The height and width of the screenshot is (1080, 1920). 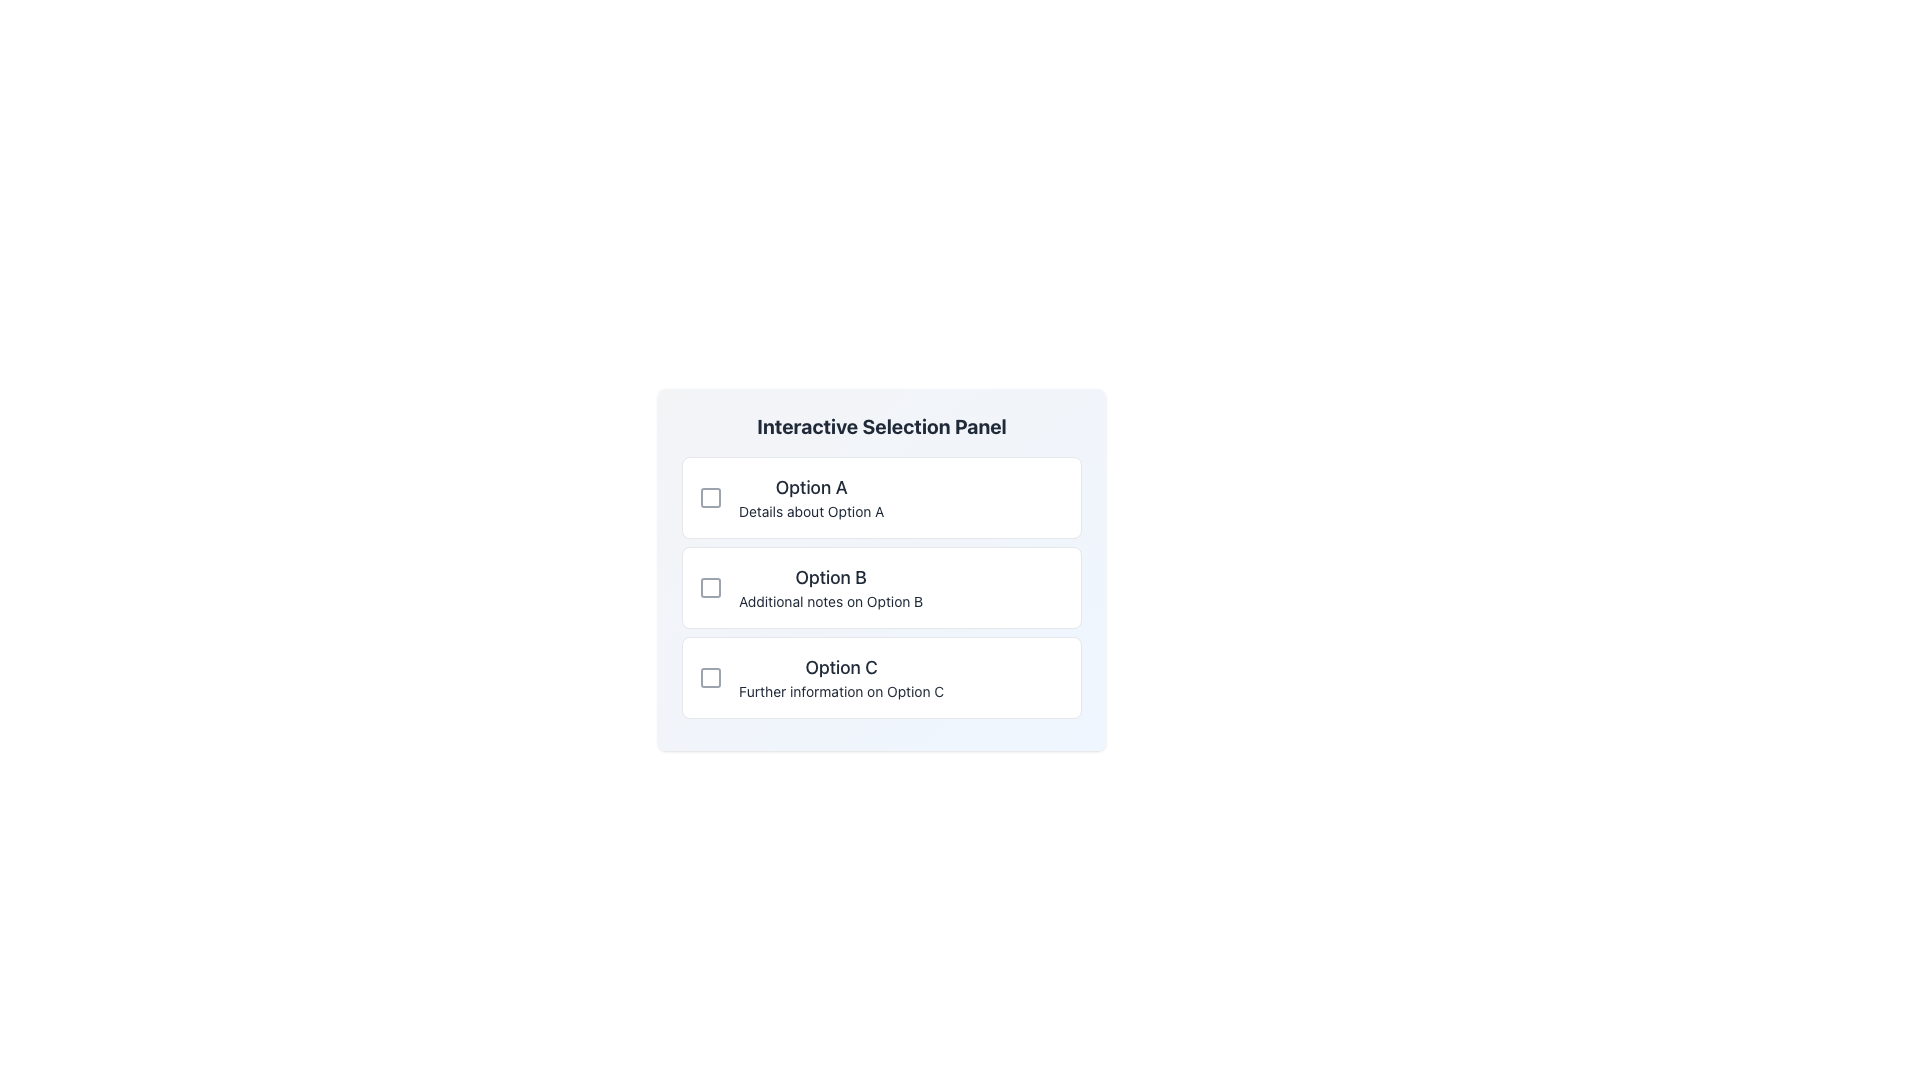 I want to click on the second option 'Option B', so click(x=881, y=570).